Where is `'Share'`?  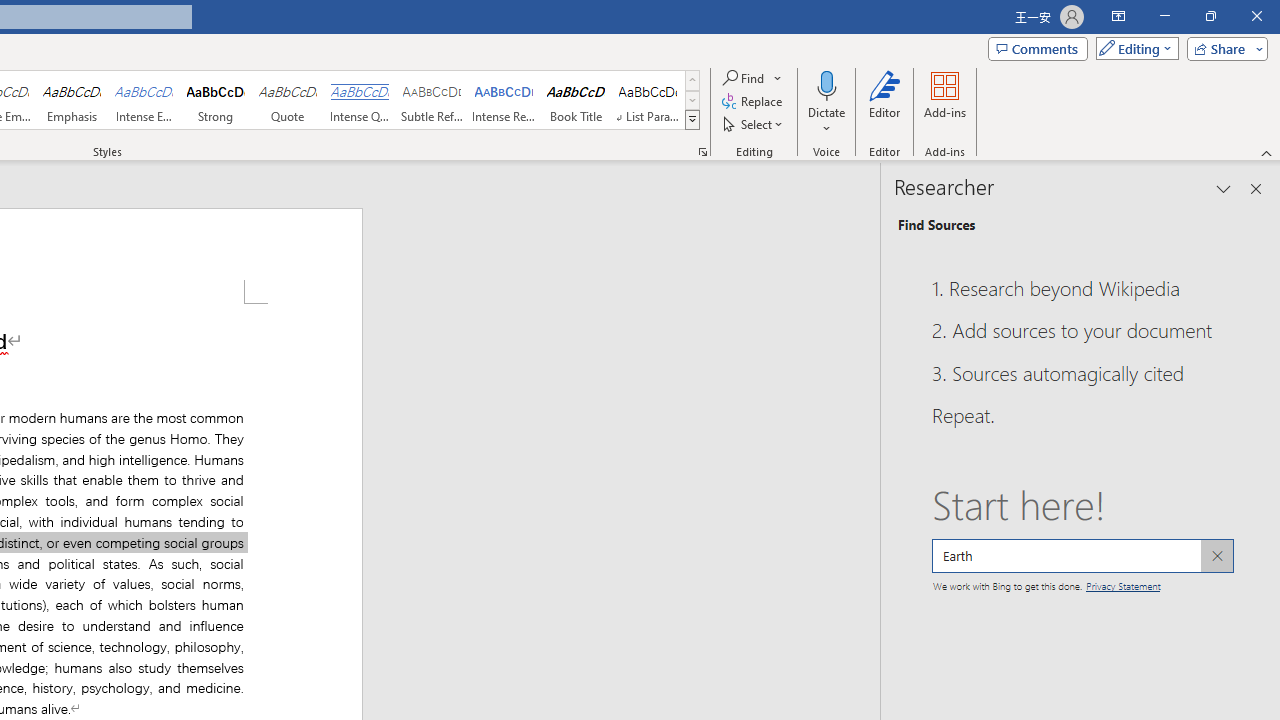 'Share' is located at coordinates (1222, 47).